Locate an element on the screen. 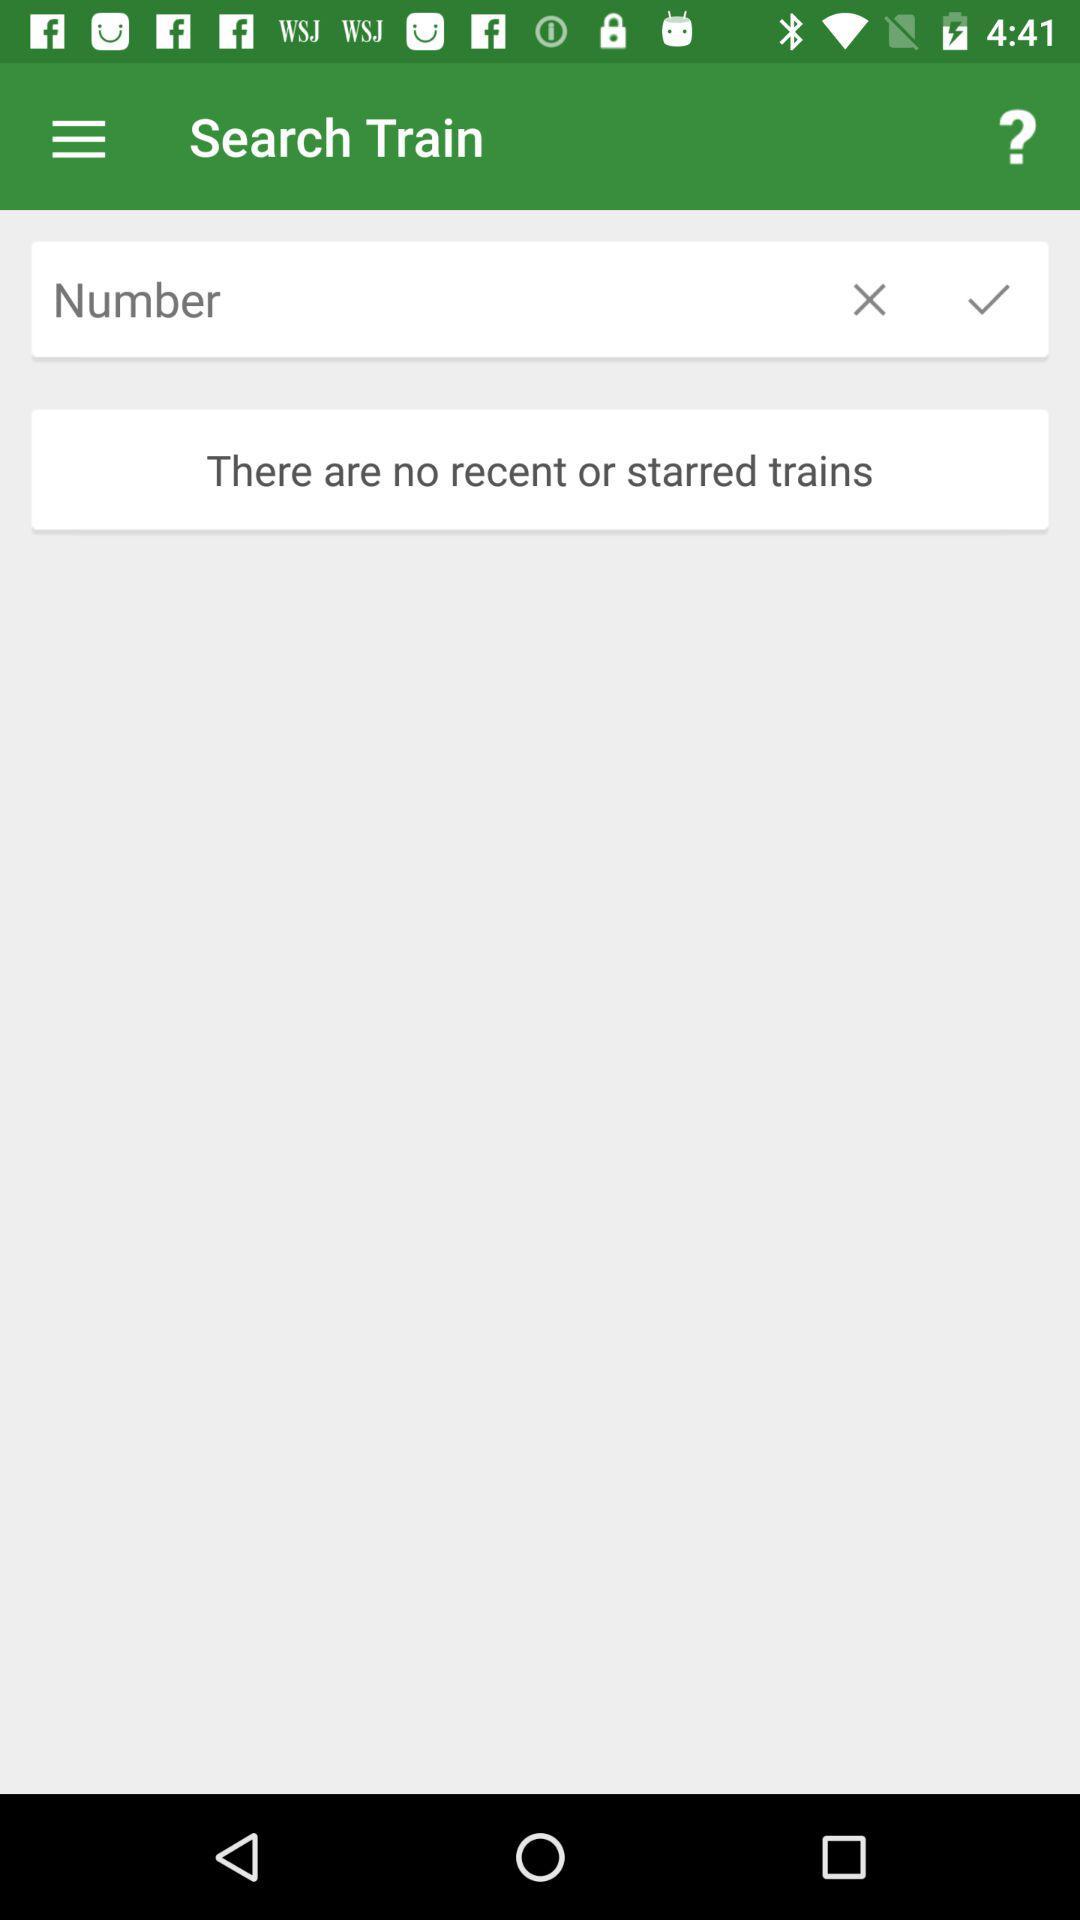  the close icon is located at coordinates (868, 298).